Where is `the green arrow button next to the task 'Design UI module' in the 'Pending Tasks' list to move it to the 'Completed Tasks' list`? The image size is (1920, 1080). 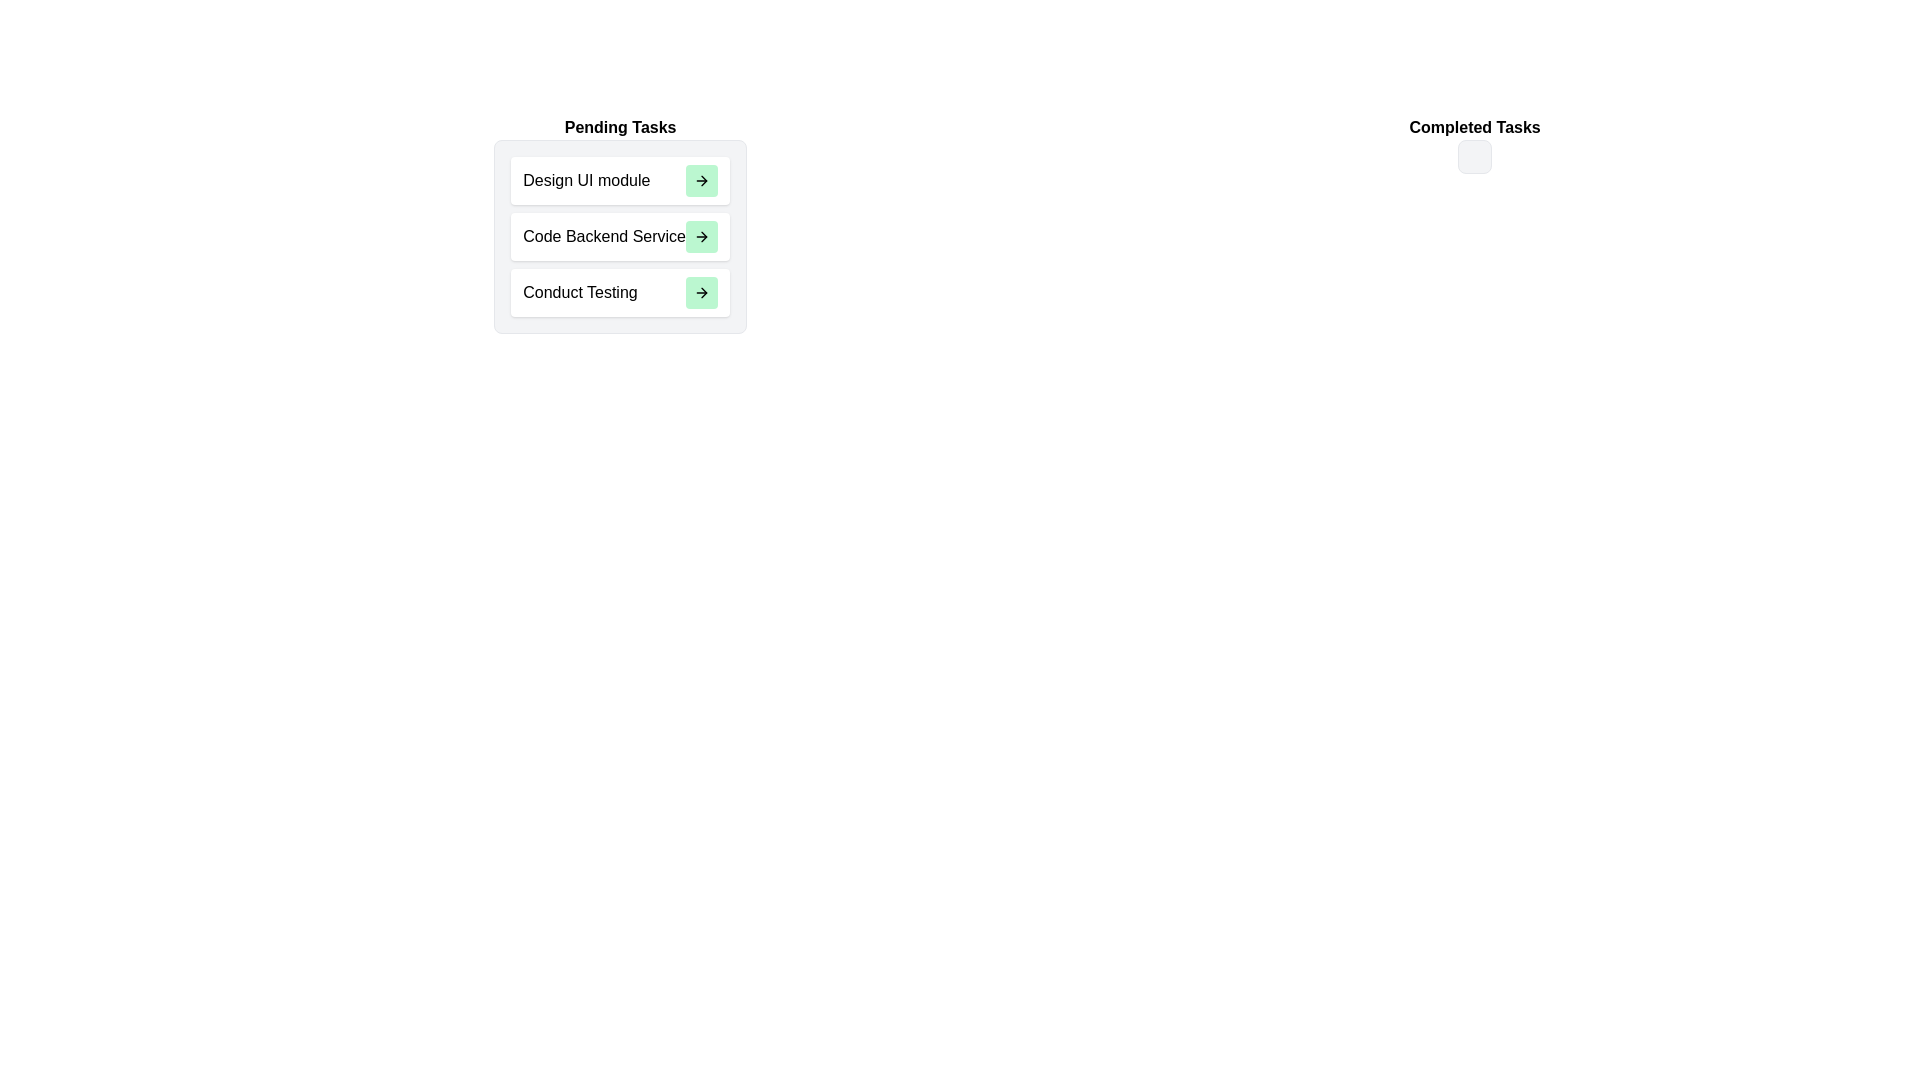 the green arrow button next to the task 'Design UI module' in the 'Pending Tasks' list to move it to the 'Completed Tasks' list is located at coordinates (701, 181).